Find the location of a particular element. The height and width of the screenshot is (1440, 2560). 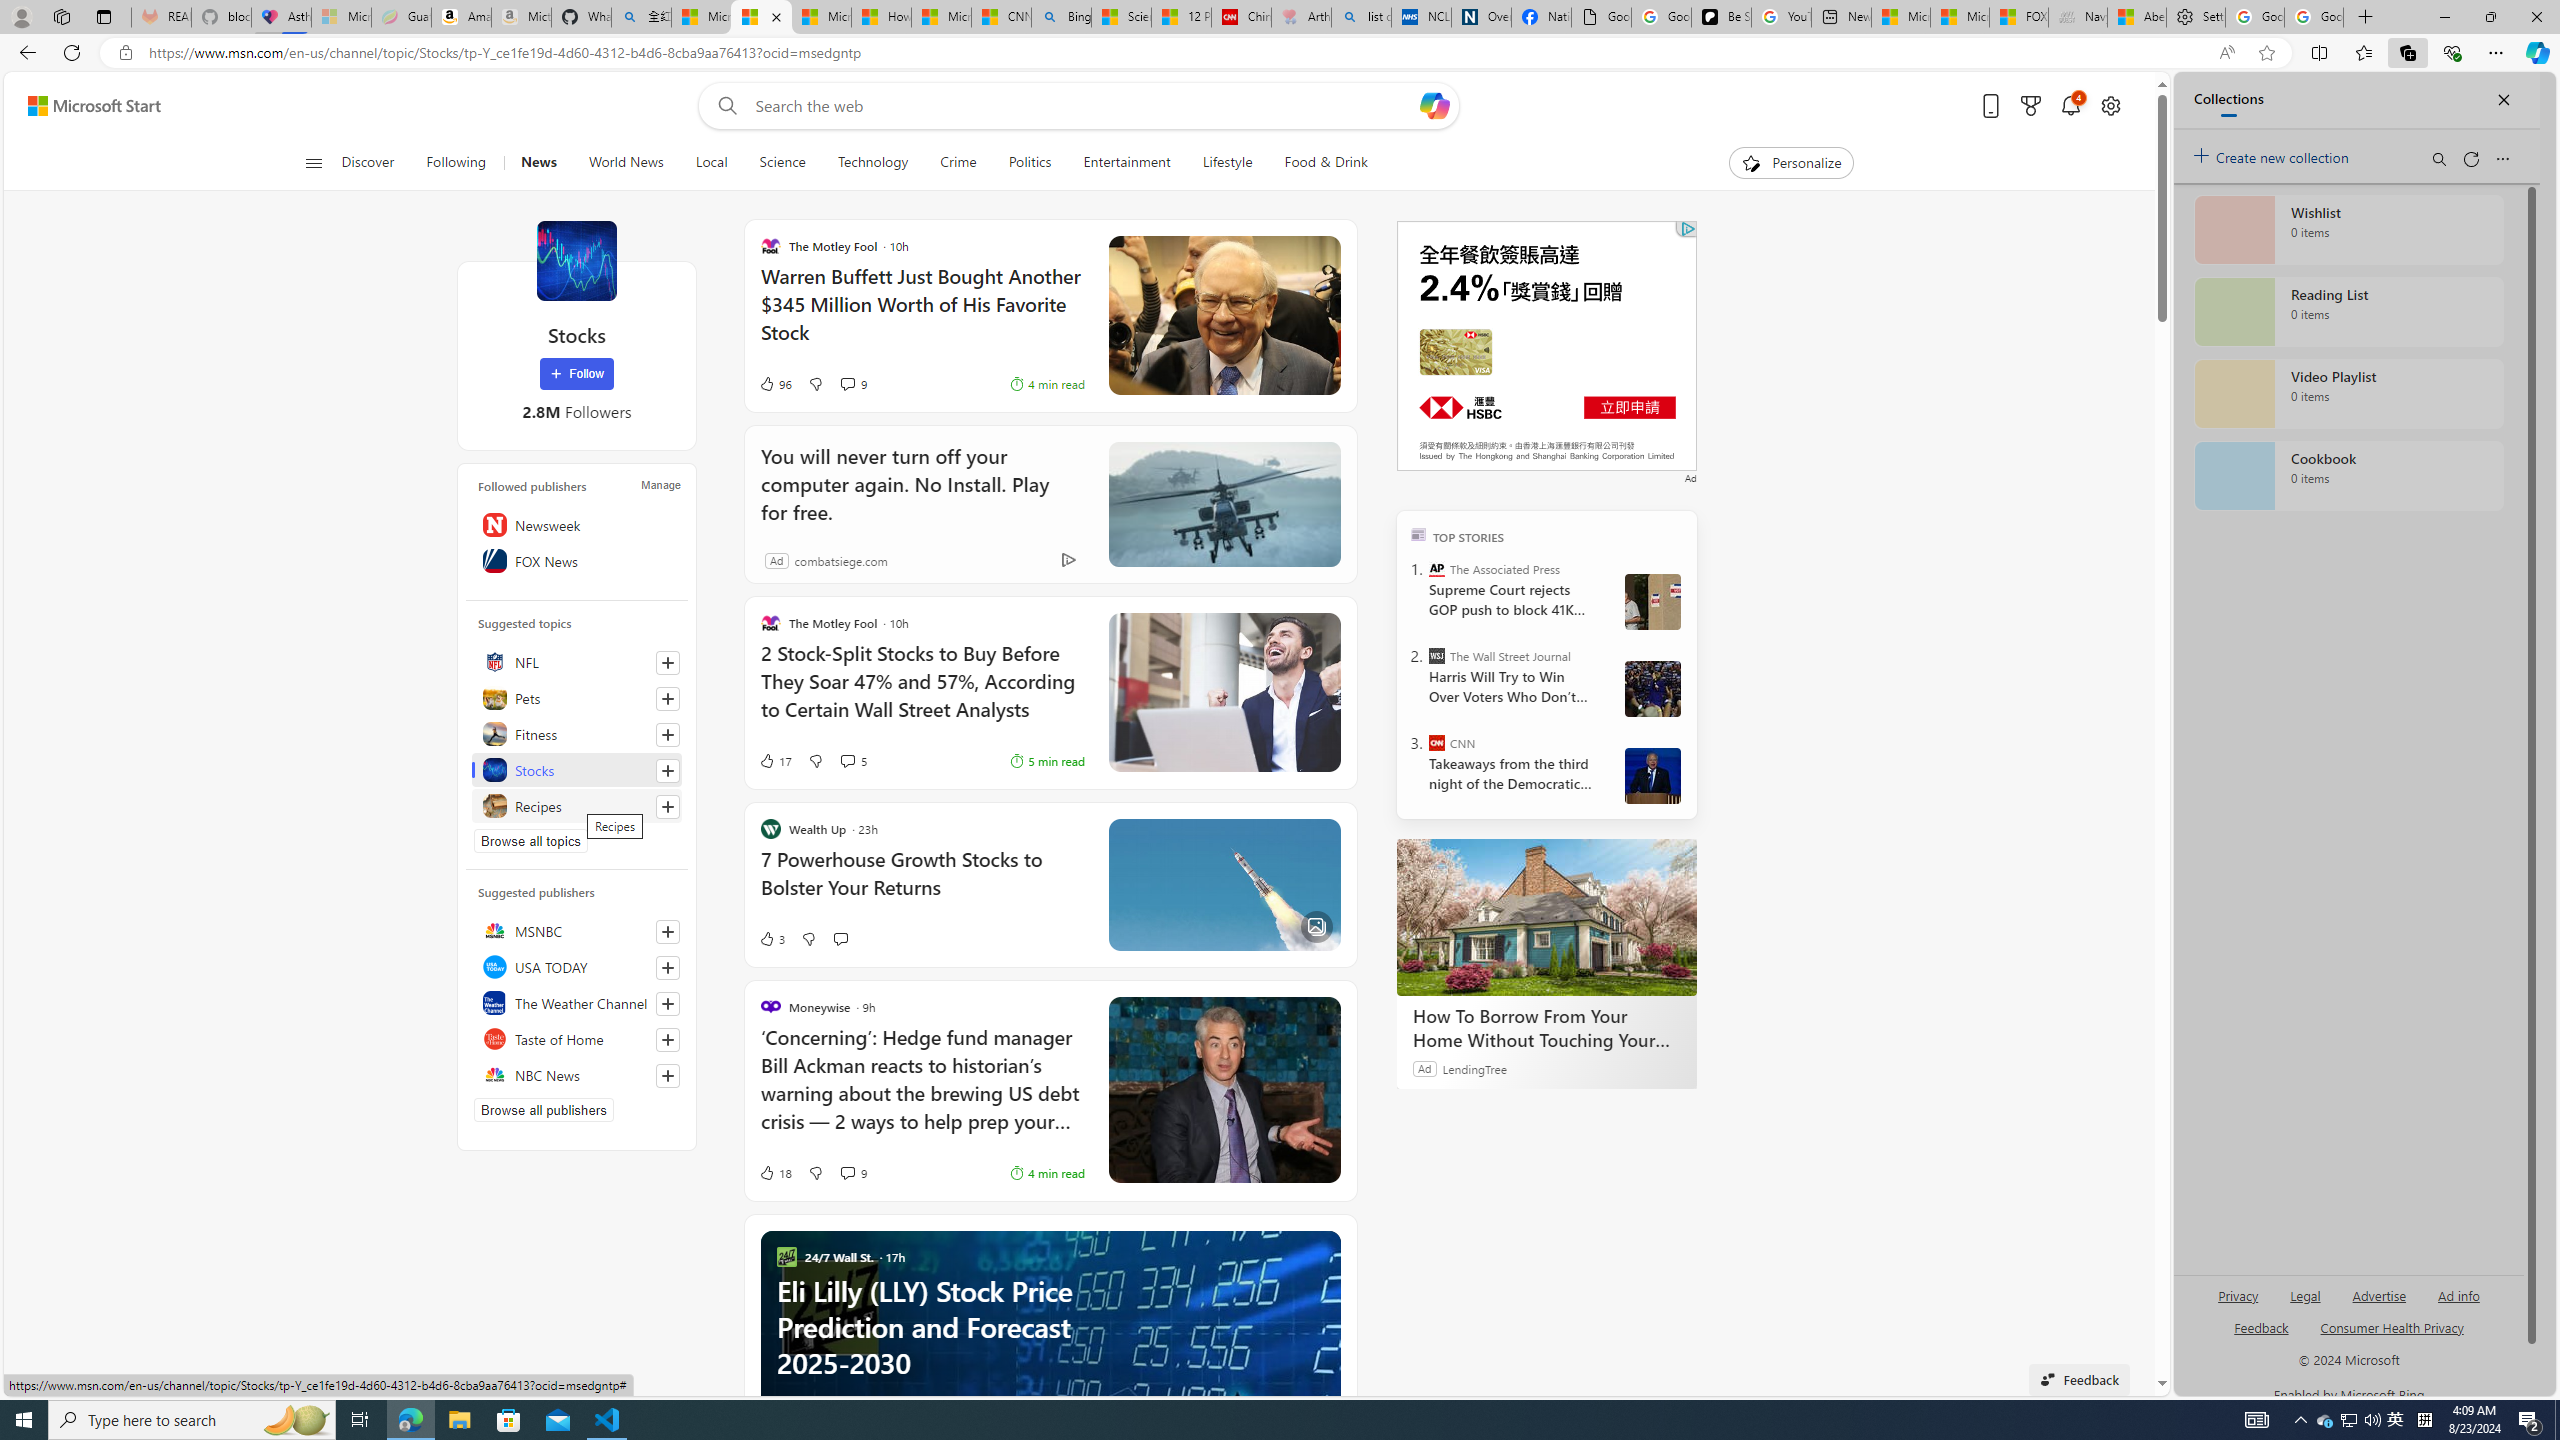

'NFL' is located at coordinates (575, 662).